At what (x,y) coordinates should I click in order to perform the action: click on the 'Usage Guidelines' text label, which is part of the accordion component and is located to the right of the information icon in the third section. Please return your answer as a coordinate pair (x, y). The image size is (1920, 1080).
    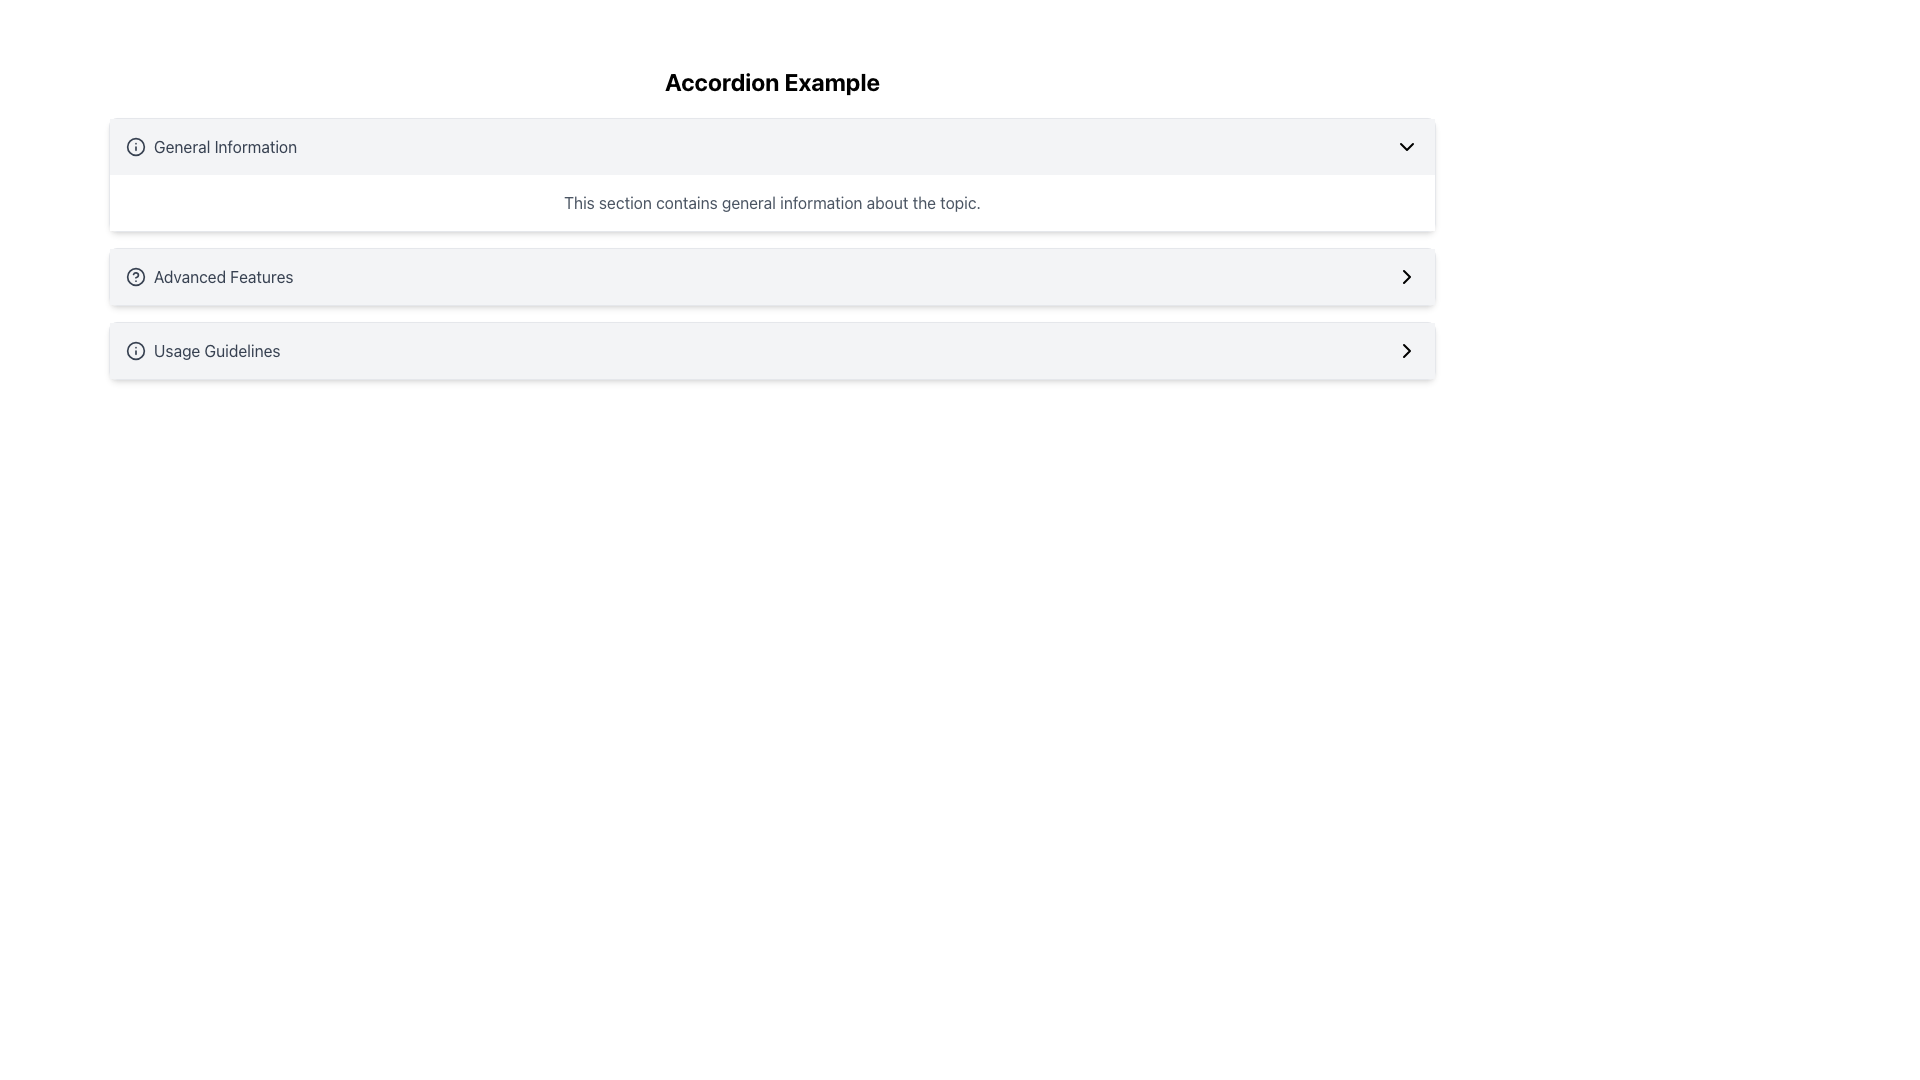
    Looking at the image, I should click on (217, 350).